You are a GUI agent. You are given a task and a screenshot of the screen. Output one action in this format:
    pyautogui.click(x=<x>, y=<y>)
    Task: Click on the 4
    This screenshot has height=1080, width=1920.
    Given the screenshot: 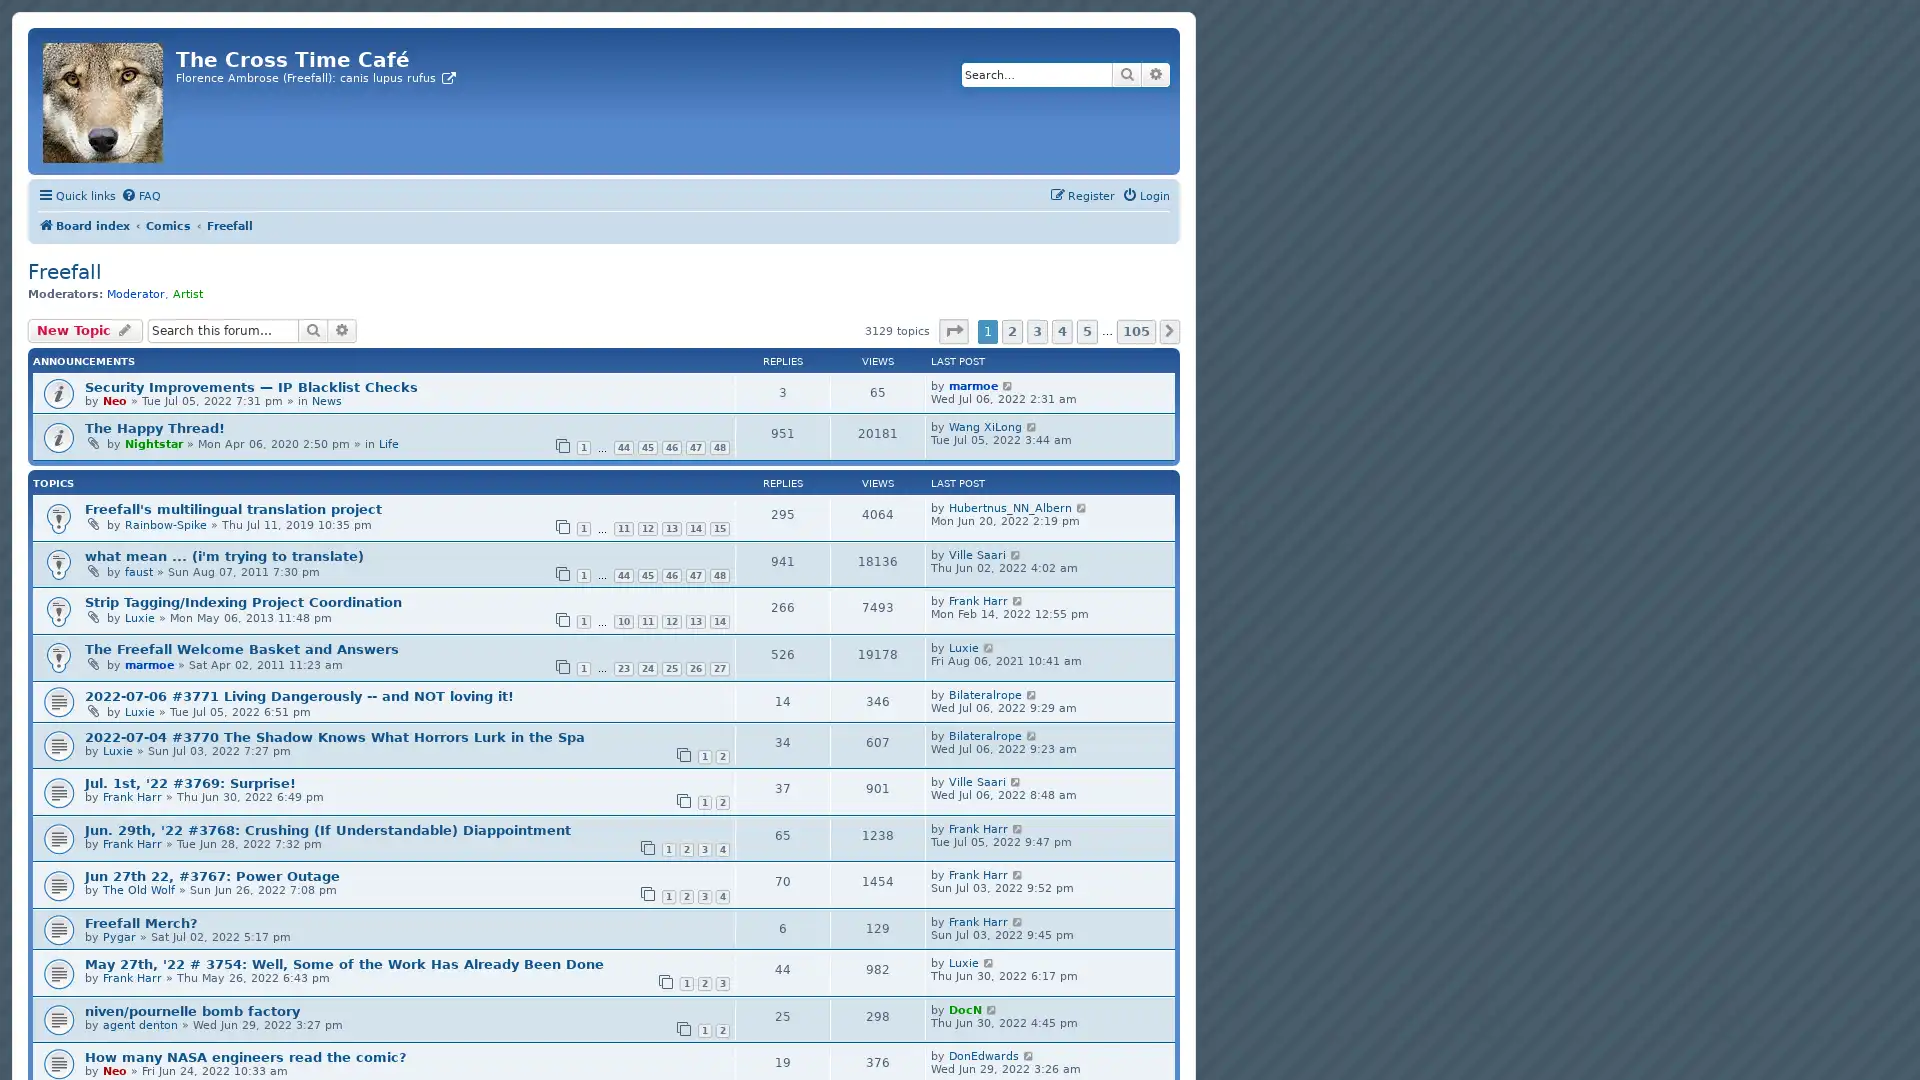 What is the action you would take?
    pyautogui.click(x=1061, y=330)
    